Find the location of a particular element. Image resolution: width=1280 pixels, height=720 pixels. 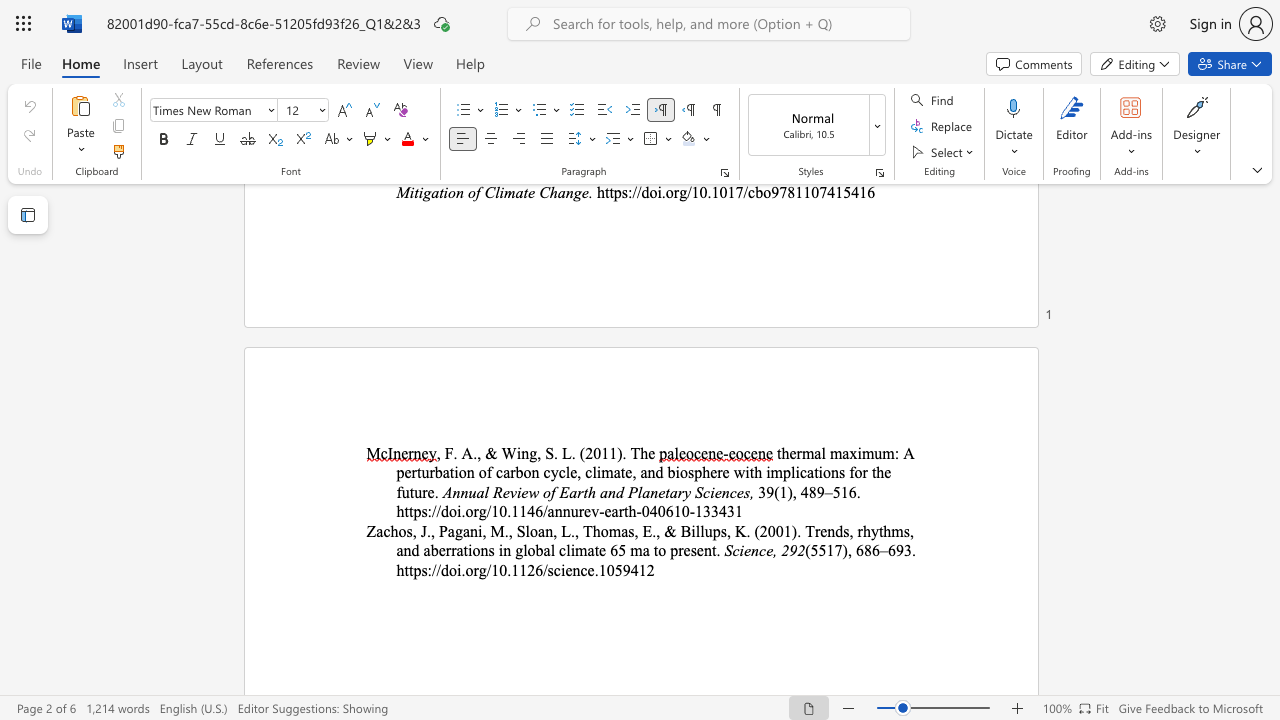

the 1th character "9" in the text is located at coordinates (792, 550).